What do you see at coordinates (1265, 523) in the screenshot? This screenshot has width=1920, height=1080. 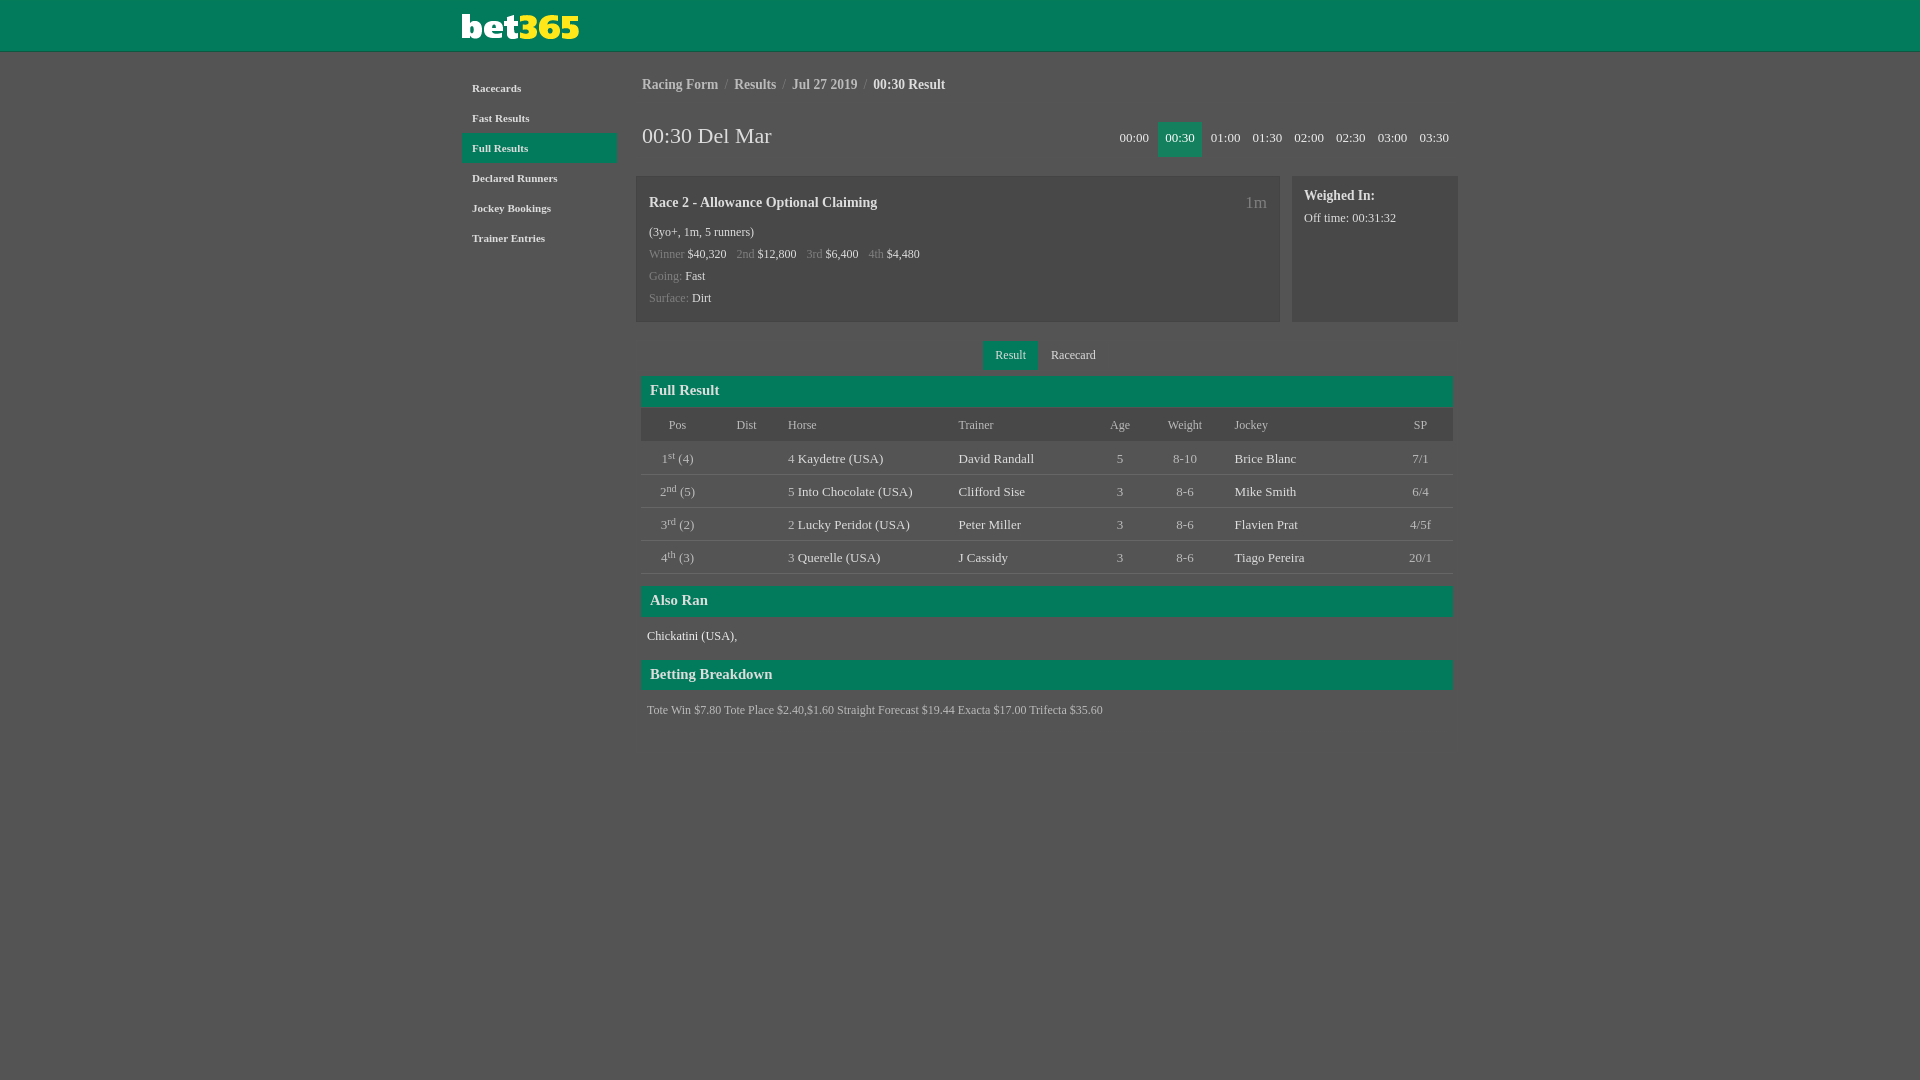 I see `'Flavien Prat'` at bounding box center [1265, 523].